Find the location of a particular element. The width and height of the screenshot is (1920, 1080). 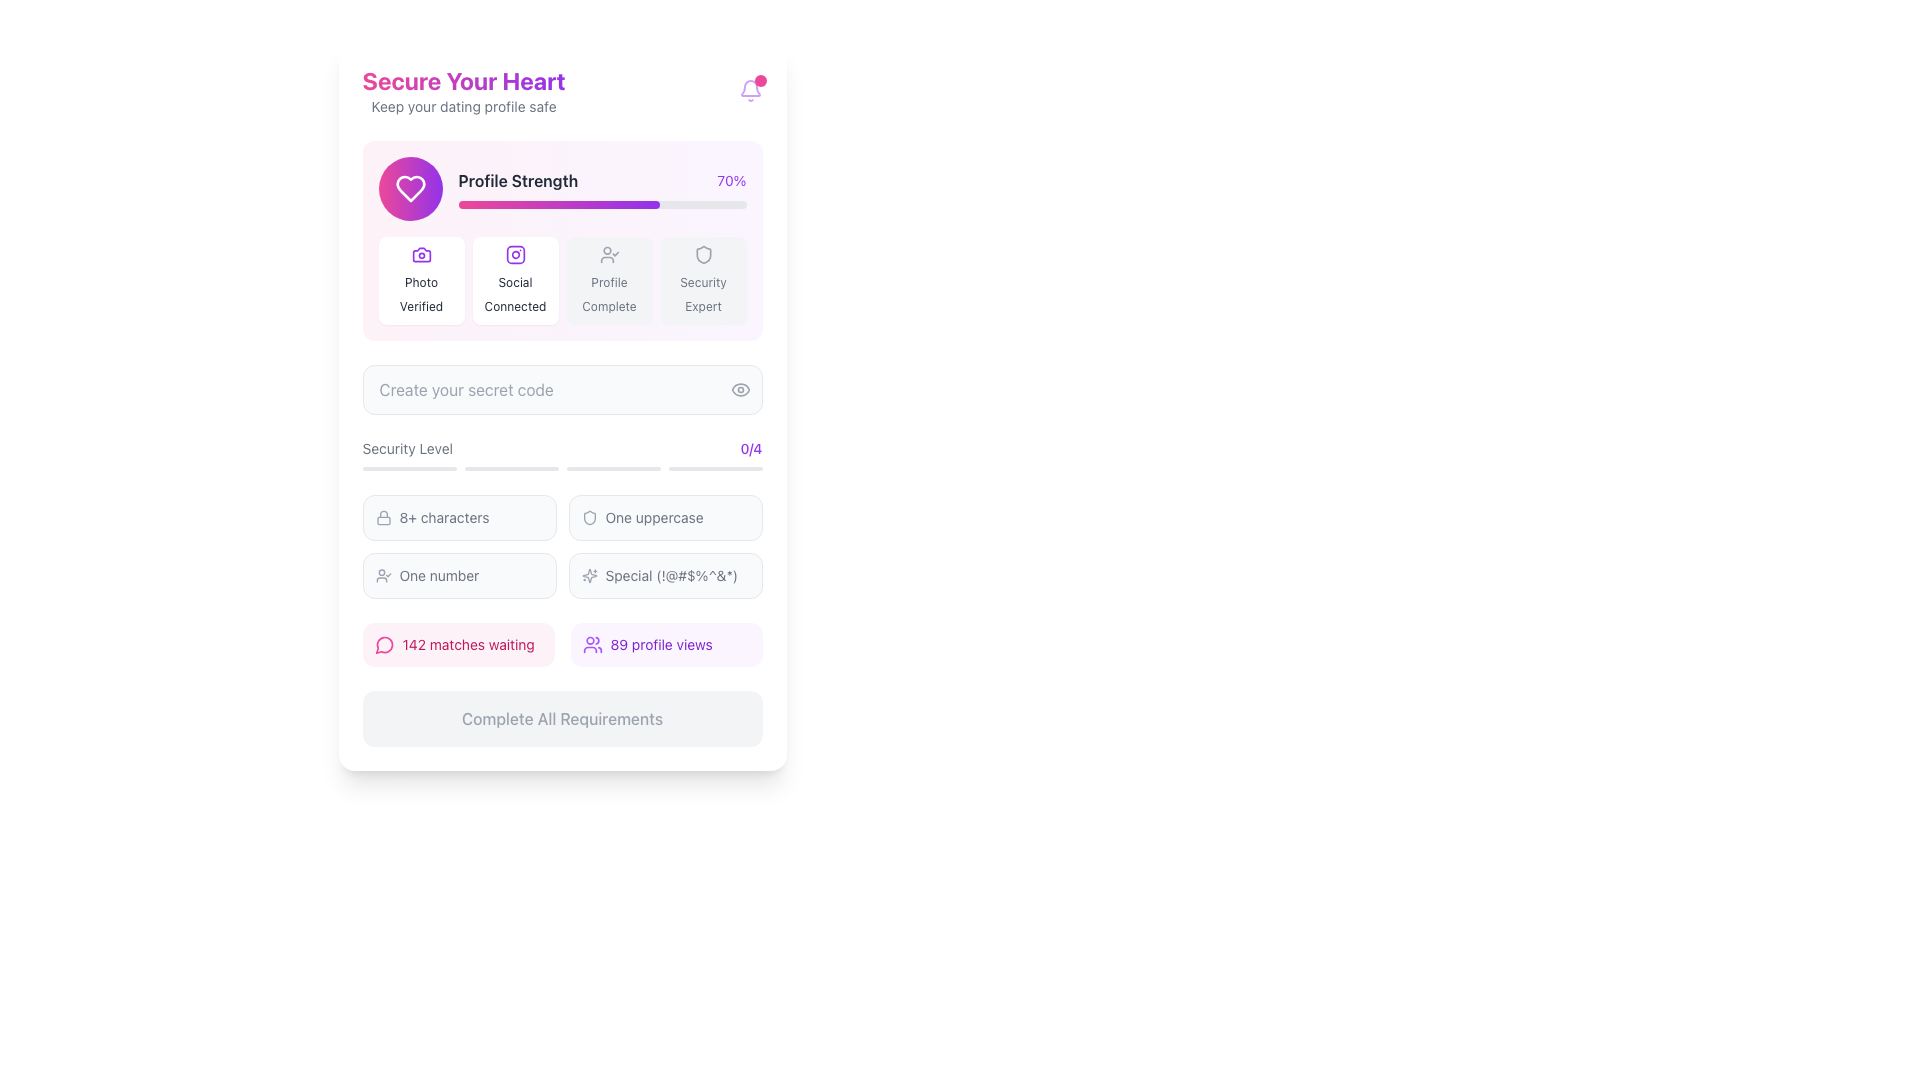

text of the Label with icon that indicates the requirement for at least one uppercase character in the password or code, positioned in the 'Security Level' section below the '8+ characters' requirement is located at coordinates (665, 516).